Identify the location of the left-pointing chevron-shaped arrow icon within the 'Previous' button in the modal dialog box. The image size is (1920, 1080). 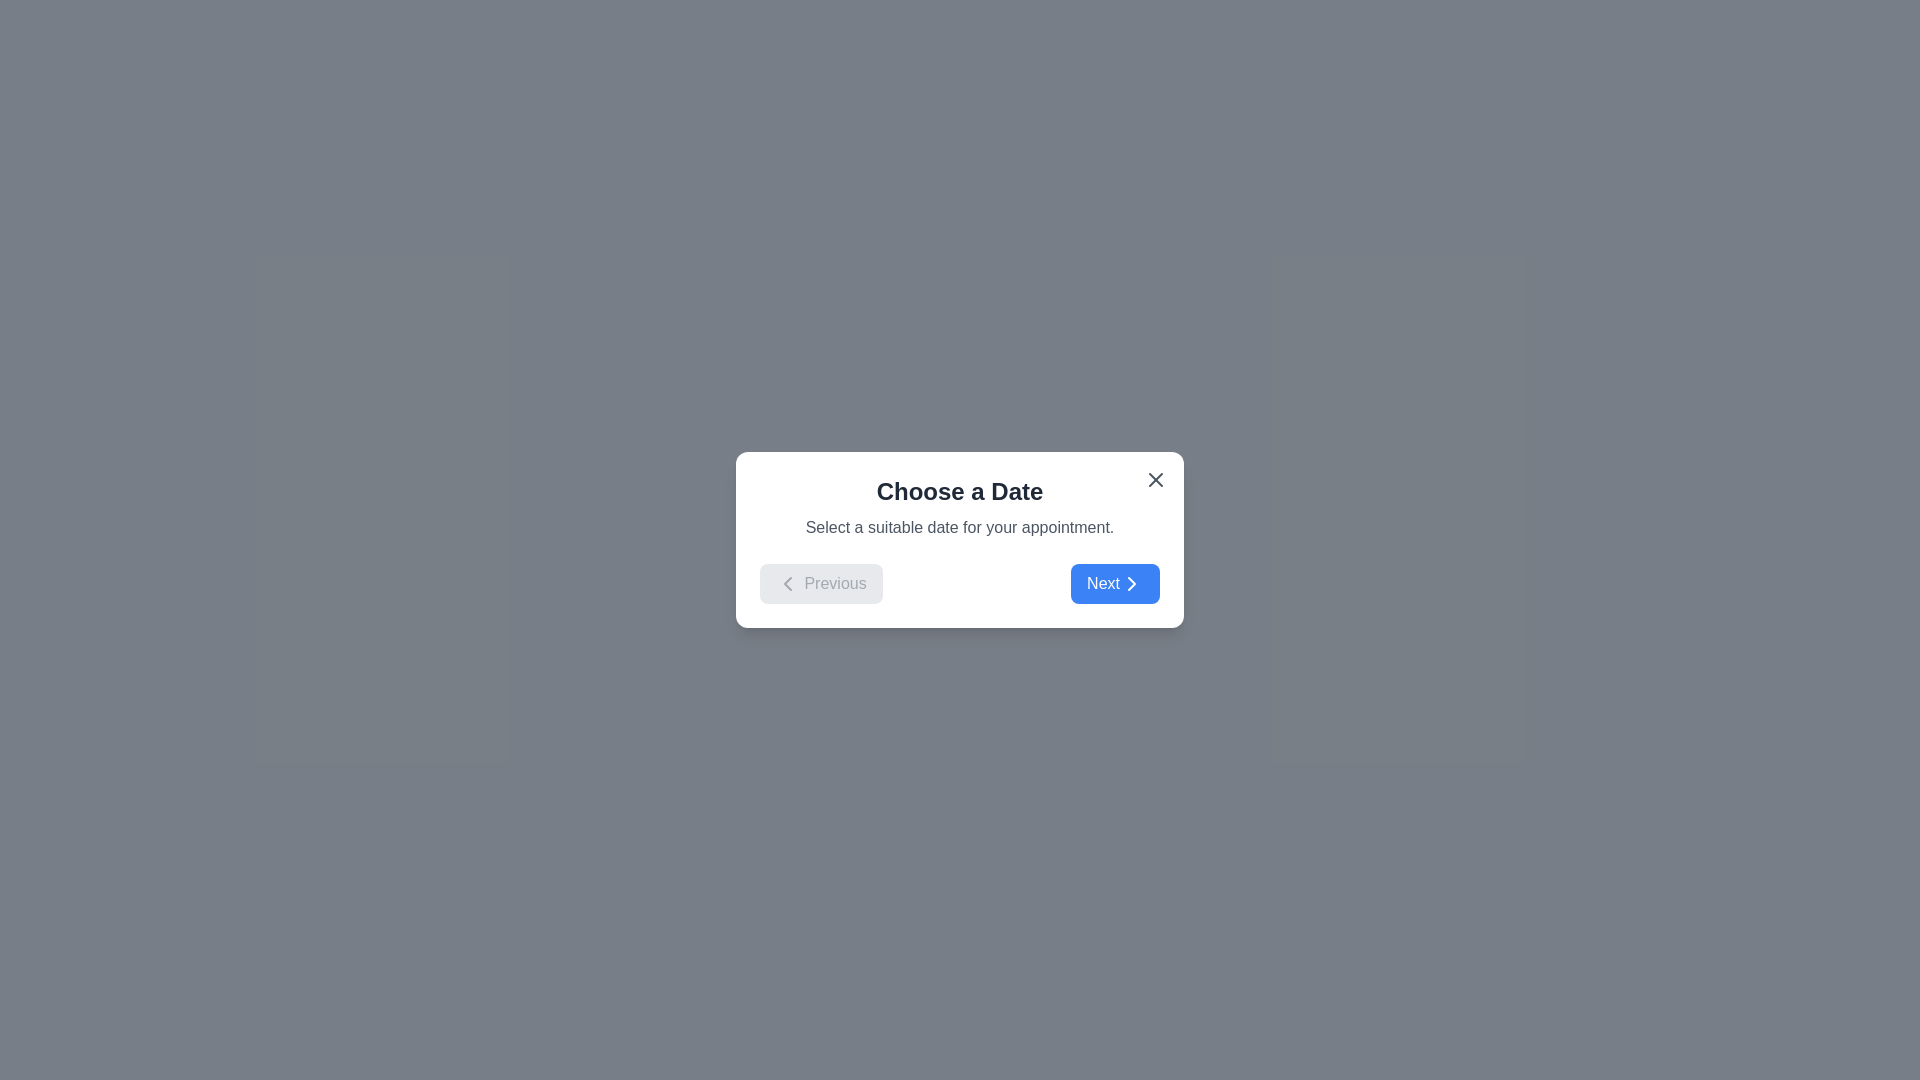
(786, 583).